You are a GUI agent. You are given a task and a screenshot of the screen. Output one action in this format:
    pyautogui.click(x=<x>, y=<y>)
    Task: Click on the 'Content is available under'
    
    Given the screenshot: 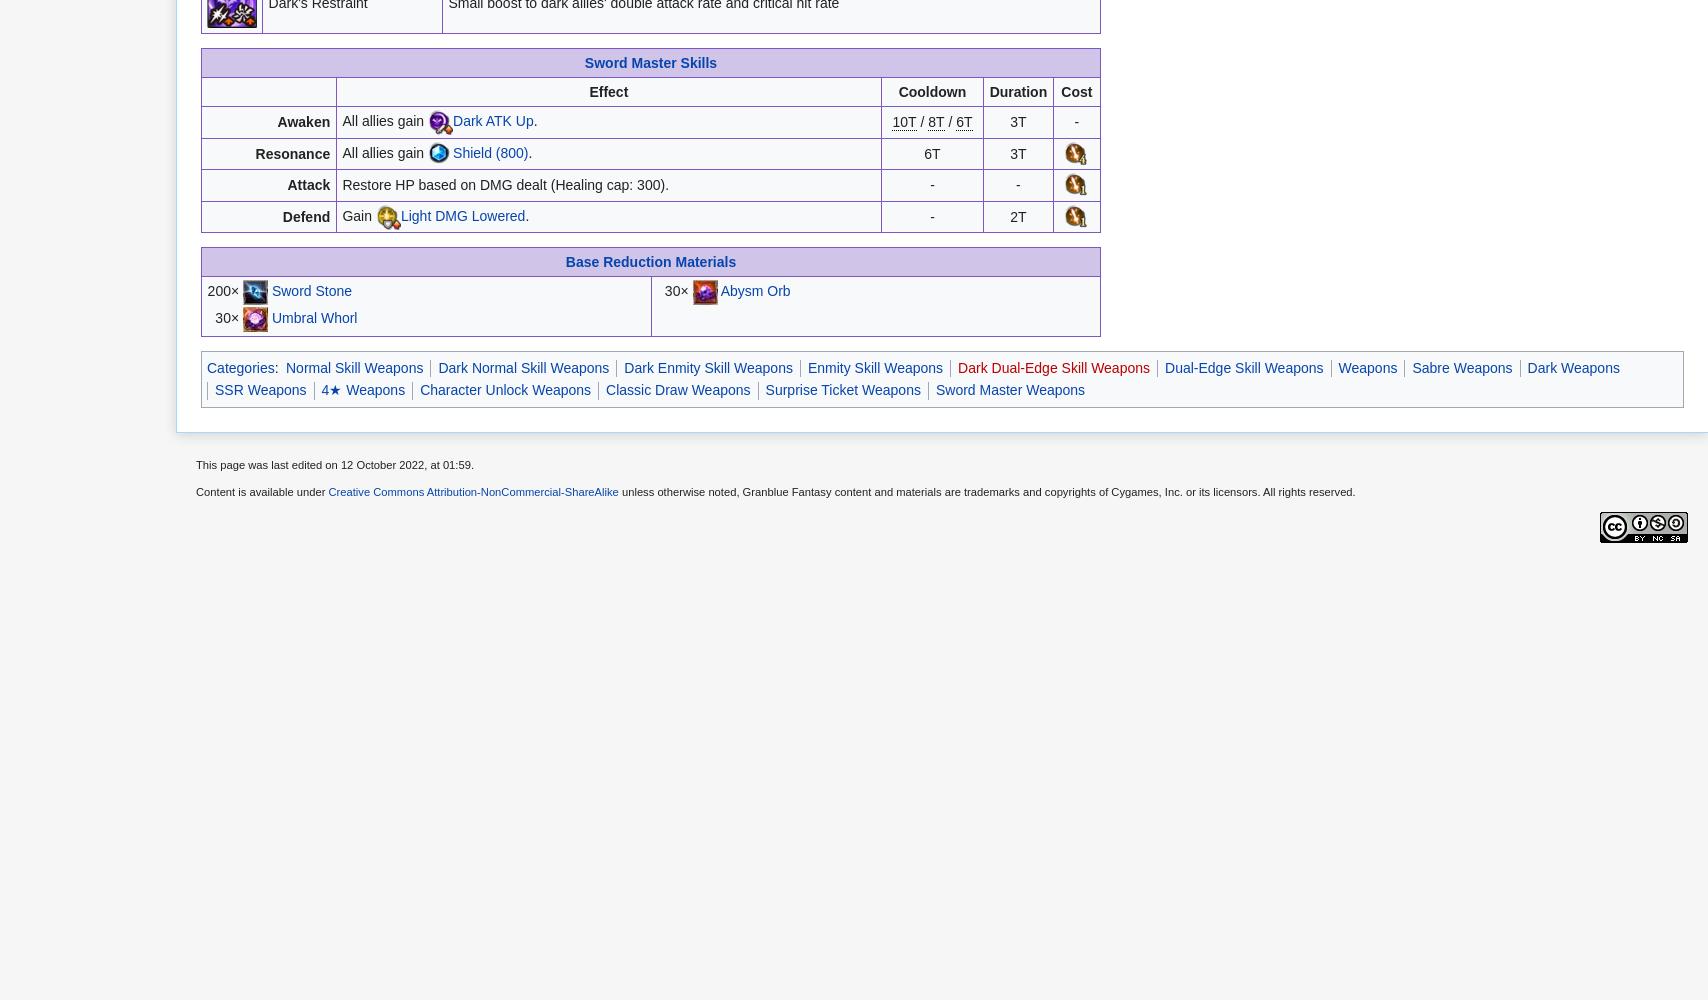 What is the action you would take?
    pyautogui.click(x=262, y=491)
    